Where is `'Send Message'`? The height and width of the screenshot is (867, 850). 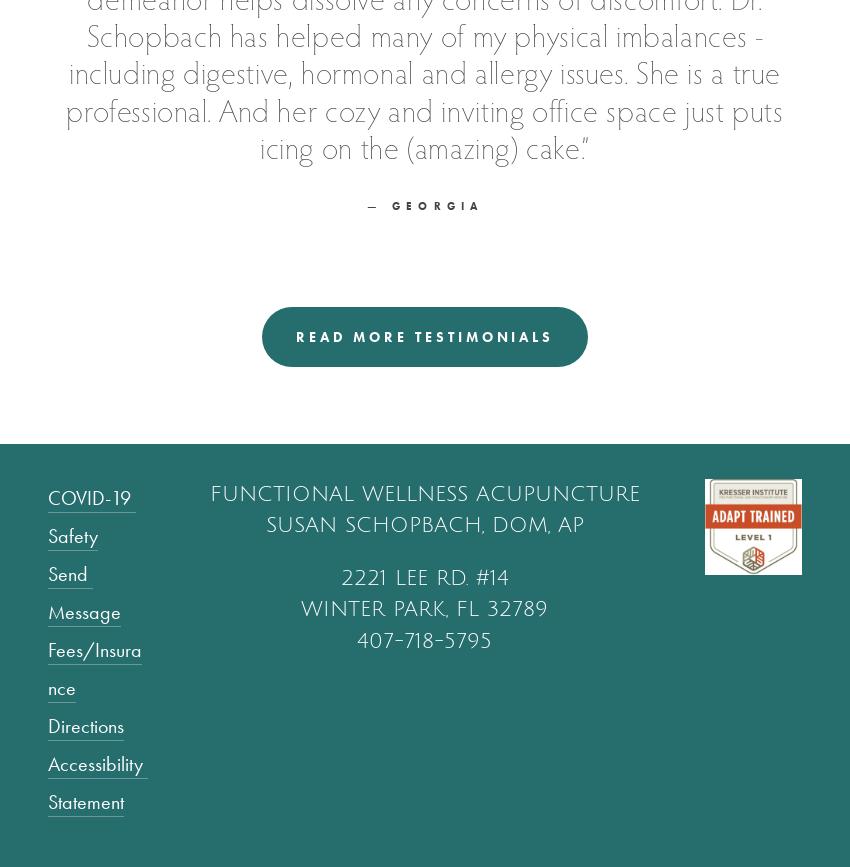 'Send Message' is located at coordinates (84, 590).